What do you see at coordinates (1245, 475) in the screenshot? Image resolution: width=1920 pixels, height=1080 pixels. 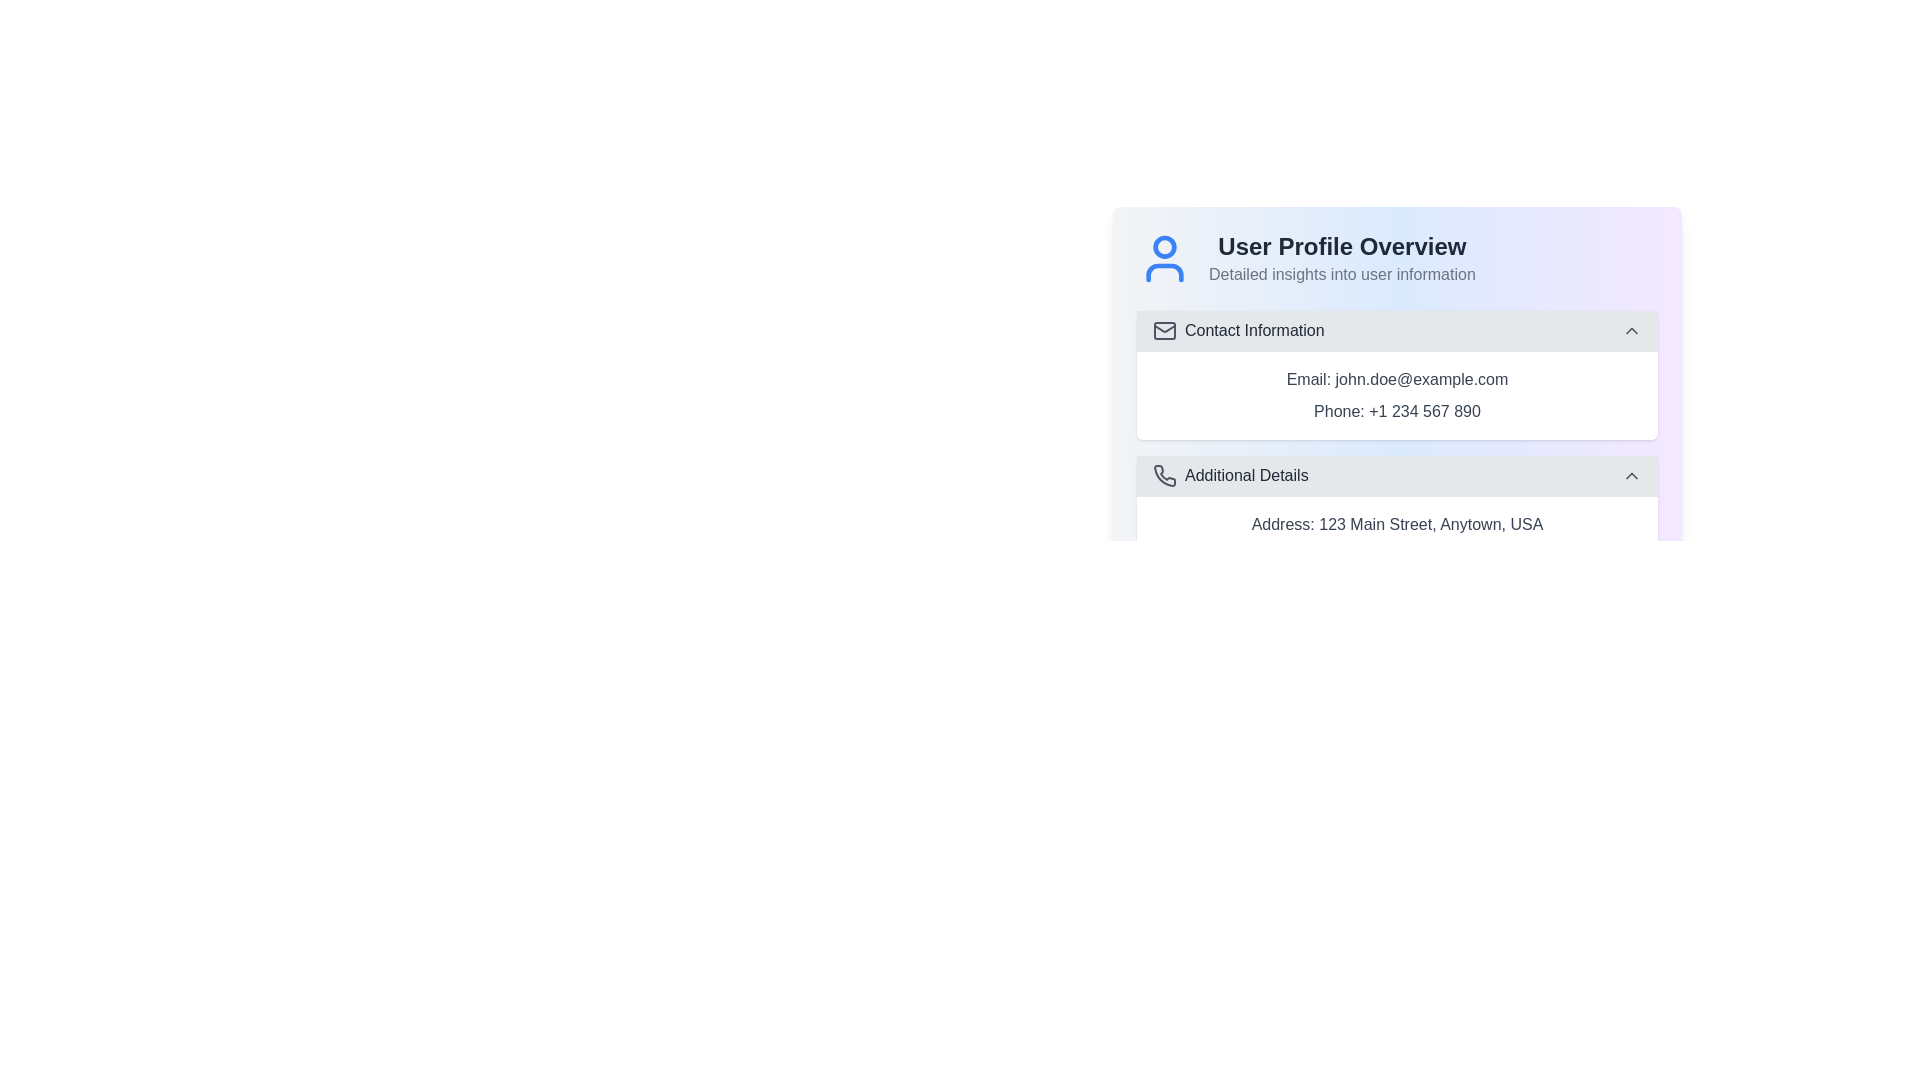 I see `the text label that provides additional contact information, located in the 'Additional Details' section adjacent to the phone icon` at bounding box center [1245, 475].